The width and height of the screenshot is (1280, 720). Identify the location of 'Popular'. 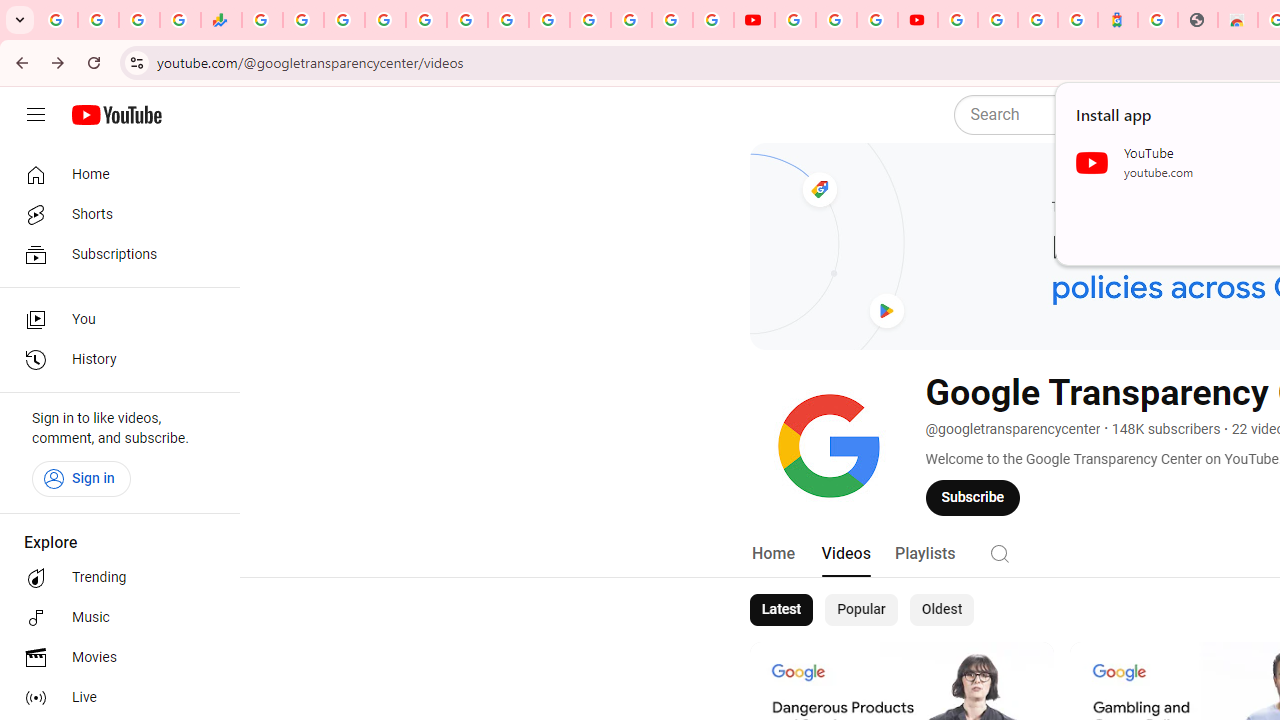
(861, 608).